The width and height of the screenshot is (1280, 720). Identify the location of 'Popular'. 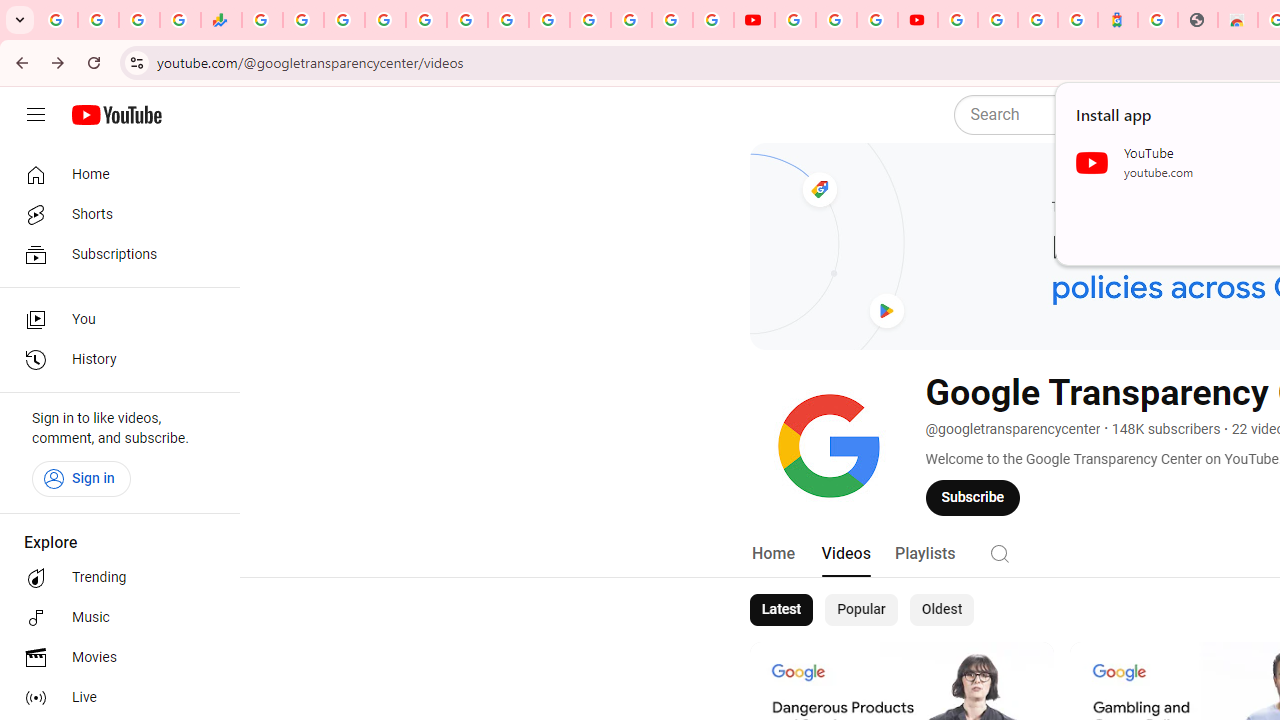
(861, 608).